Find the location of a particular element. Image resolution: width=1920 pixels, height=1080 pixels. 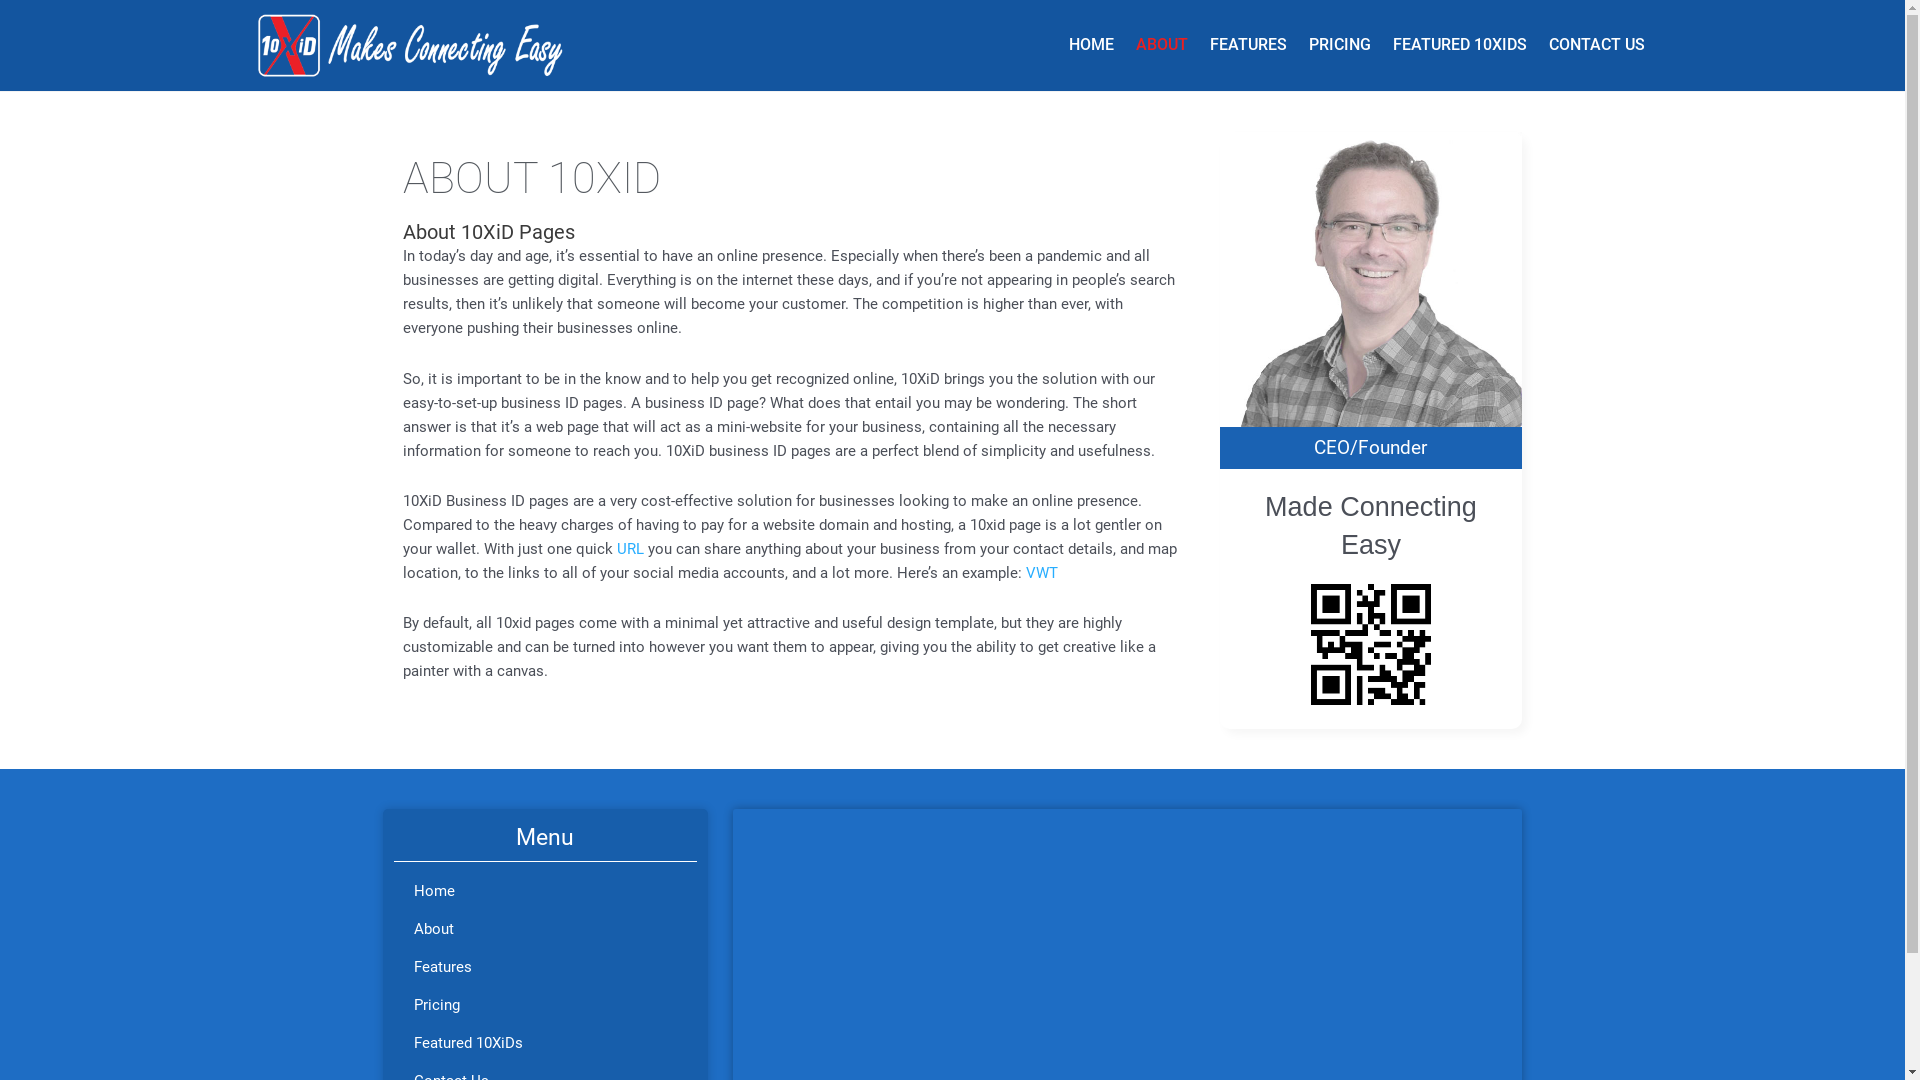

'URL' is located at coordinates (614, 548).